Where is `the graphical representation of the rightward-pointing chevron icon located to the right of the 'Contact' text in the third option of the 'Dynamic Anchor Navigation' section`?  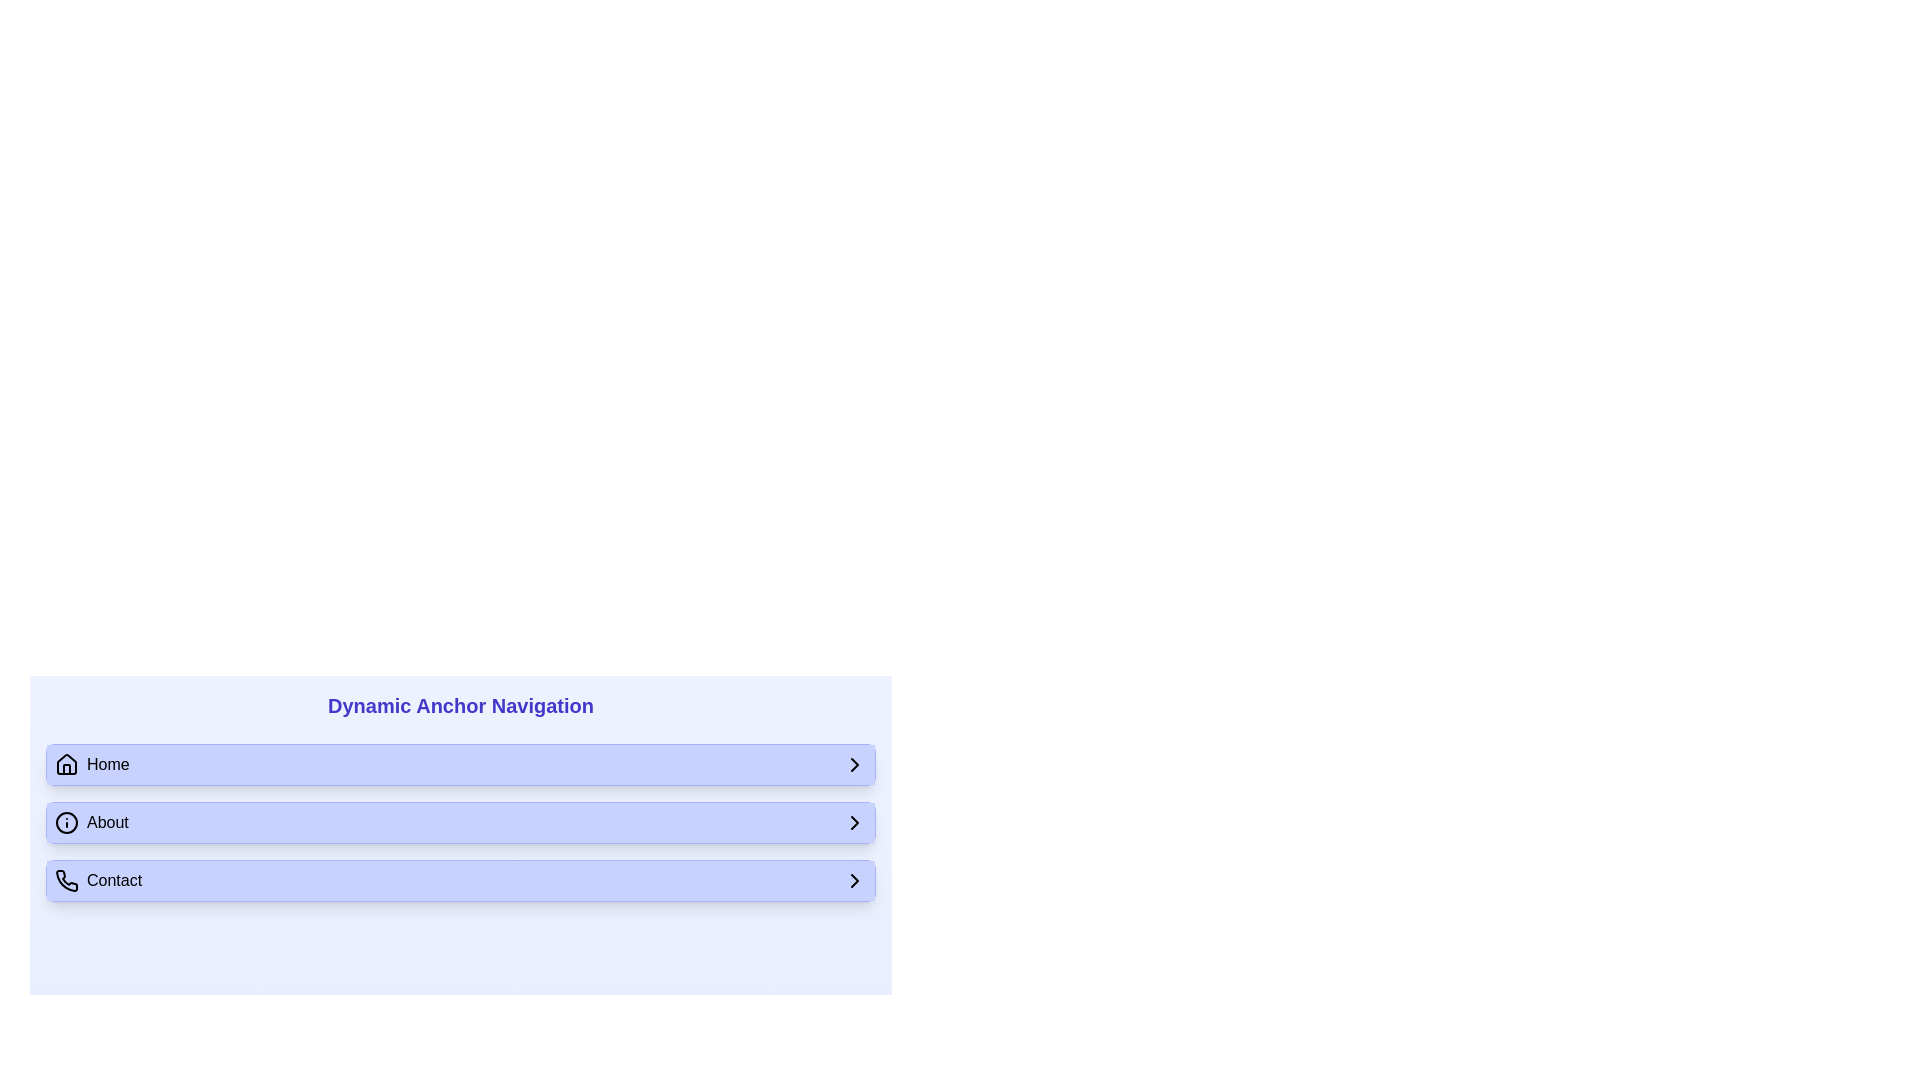
the graphical representation of the rightward-pointing chevron icon located to the right of the 'Contact' text in the third option of the 'Dynamic Anchor Navigation' section is located at coordinates (854, 822).